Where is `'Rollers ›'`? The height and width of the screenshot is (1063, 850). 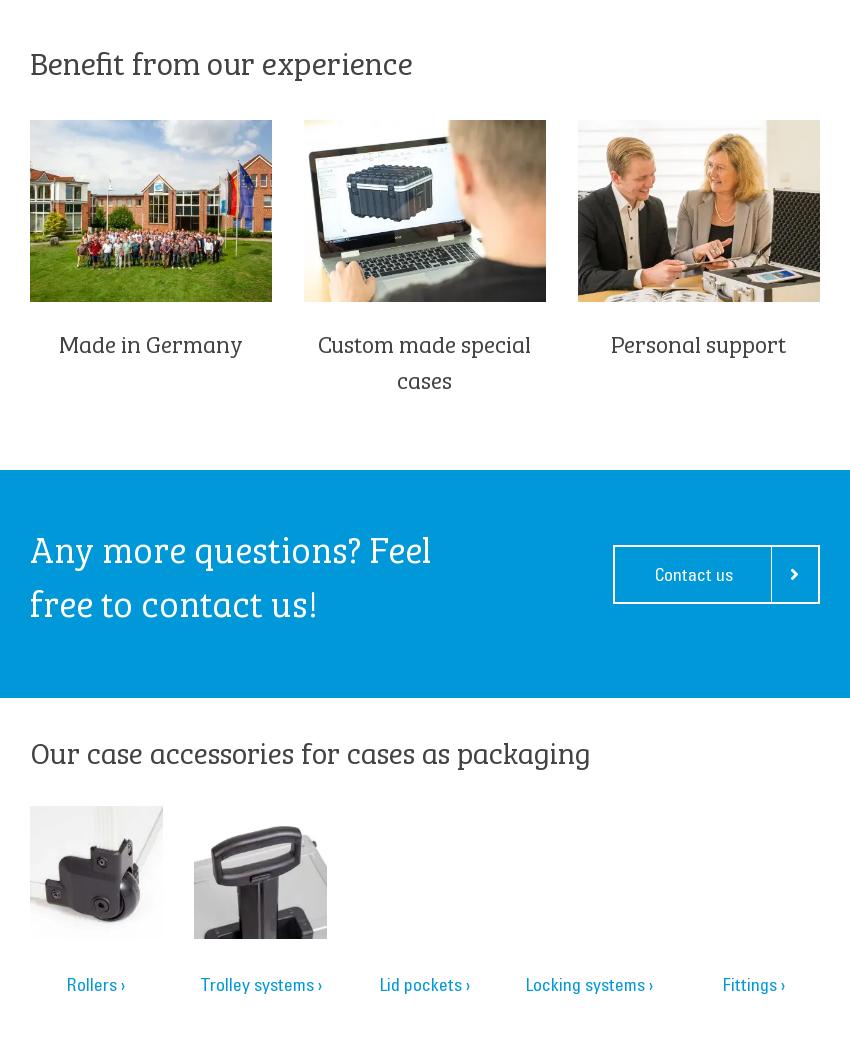
'Rollers ›' is located at coordinates (94, 983).